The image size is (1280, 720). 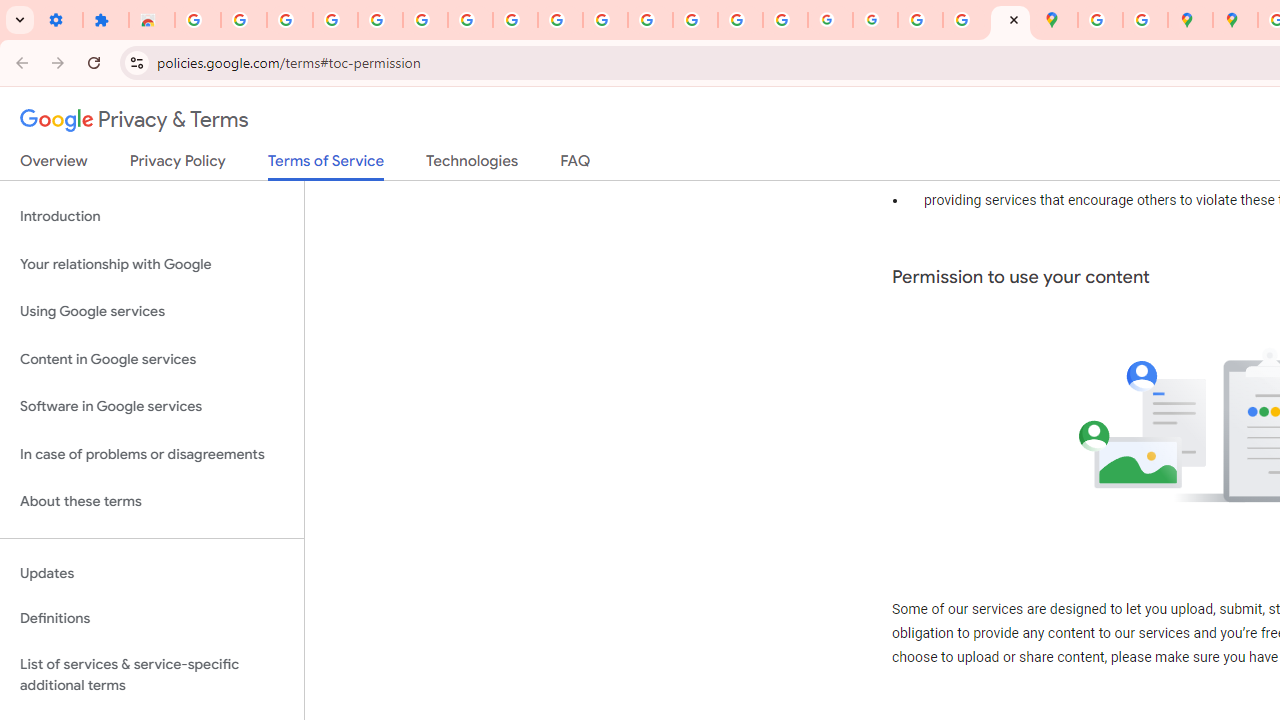 What do you see at coordinates (151, 675) in the screenshot?
I see `'List of services & service-specific additional terms'` at bounding box center [151, 675].